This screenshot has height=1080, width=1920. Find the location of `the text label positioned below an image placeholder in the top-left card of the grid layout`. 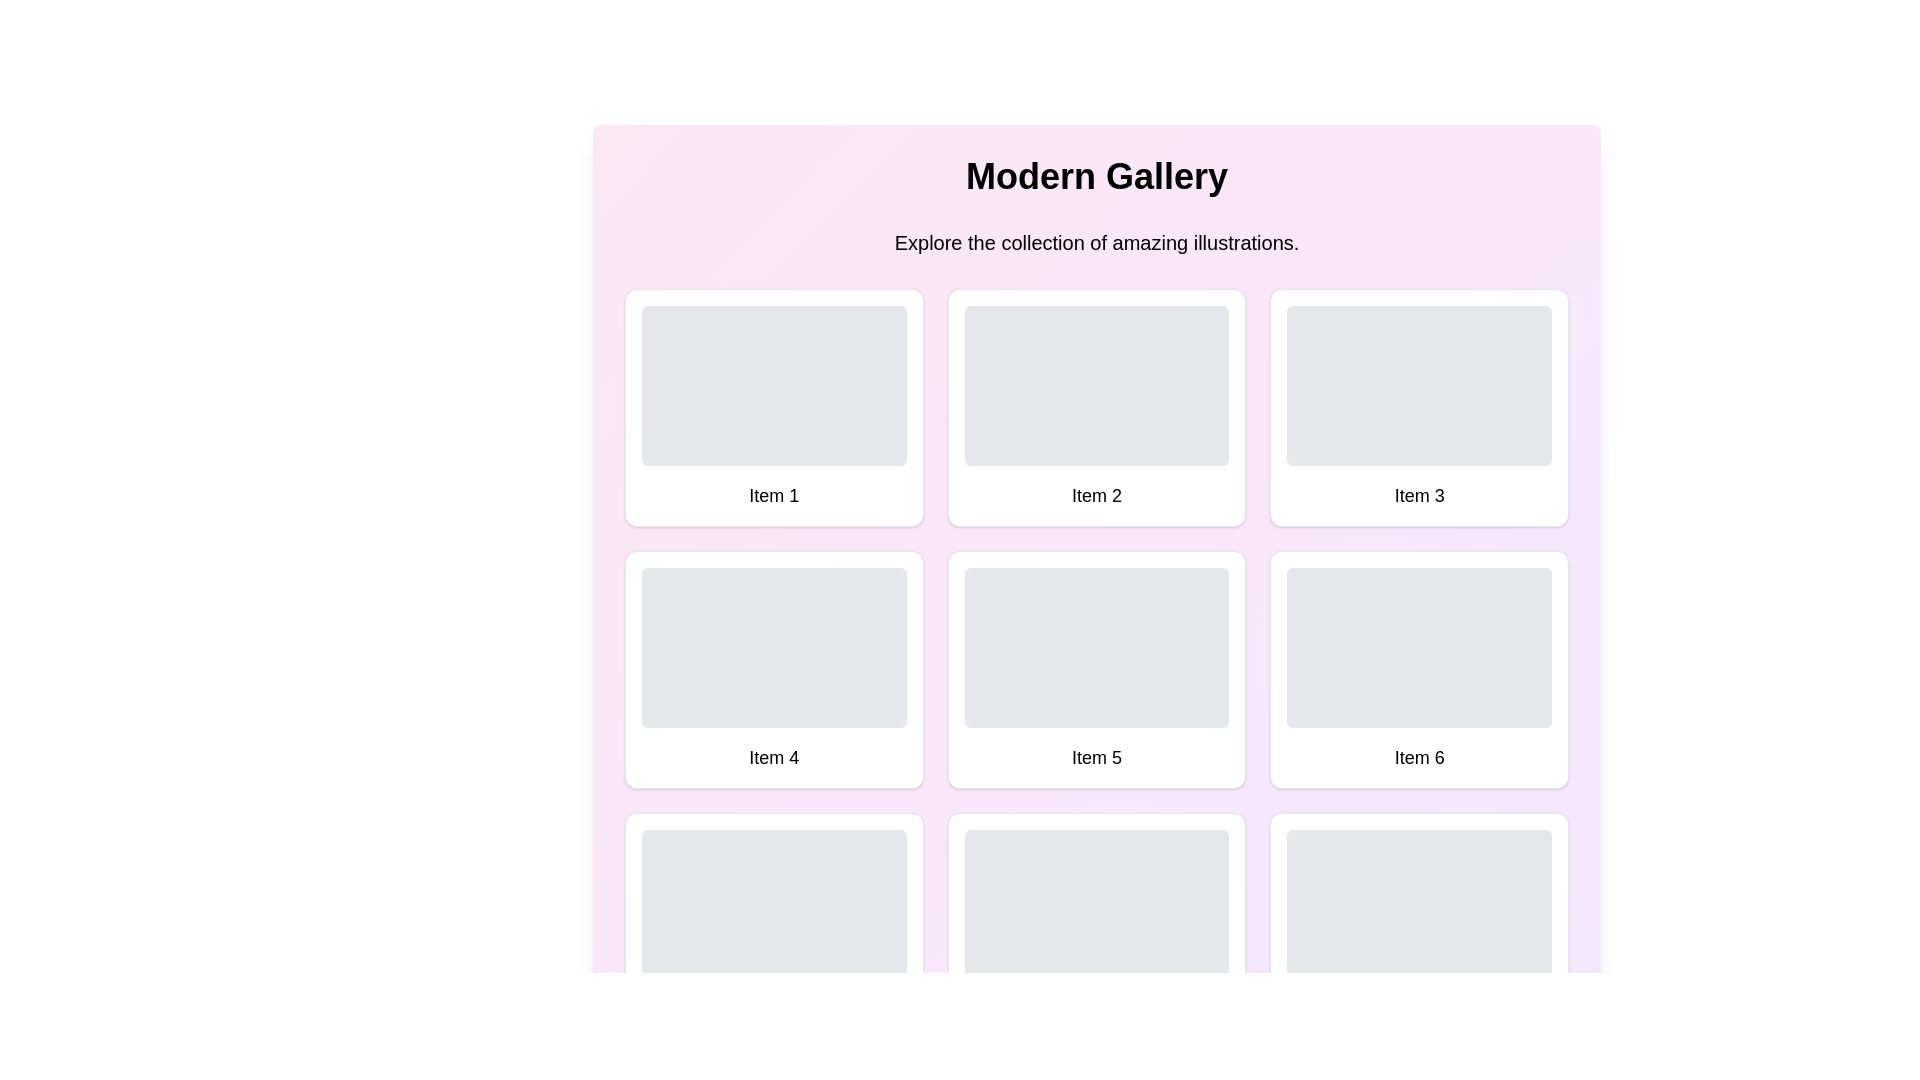

the text label positioned below an image placeholder in the top-left card of the grid layout is located at coordinates (773, 495).